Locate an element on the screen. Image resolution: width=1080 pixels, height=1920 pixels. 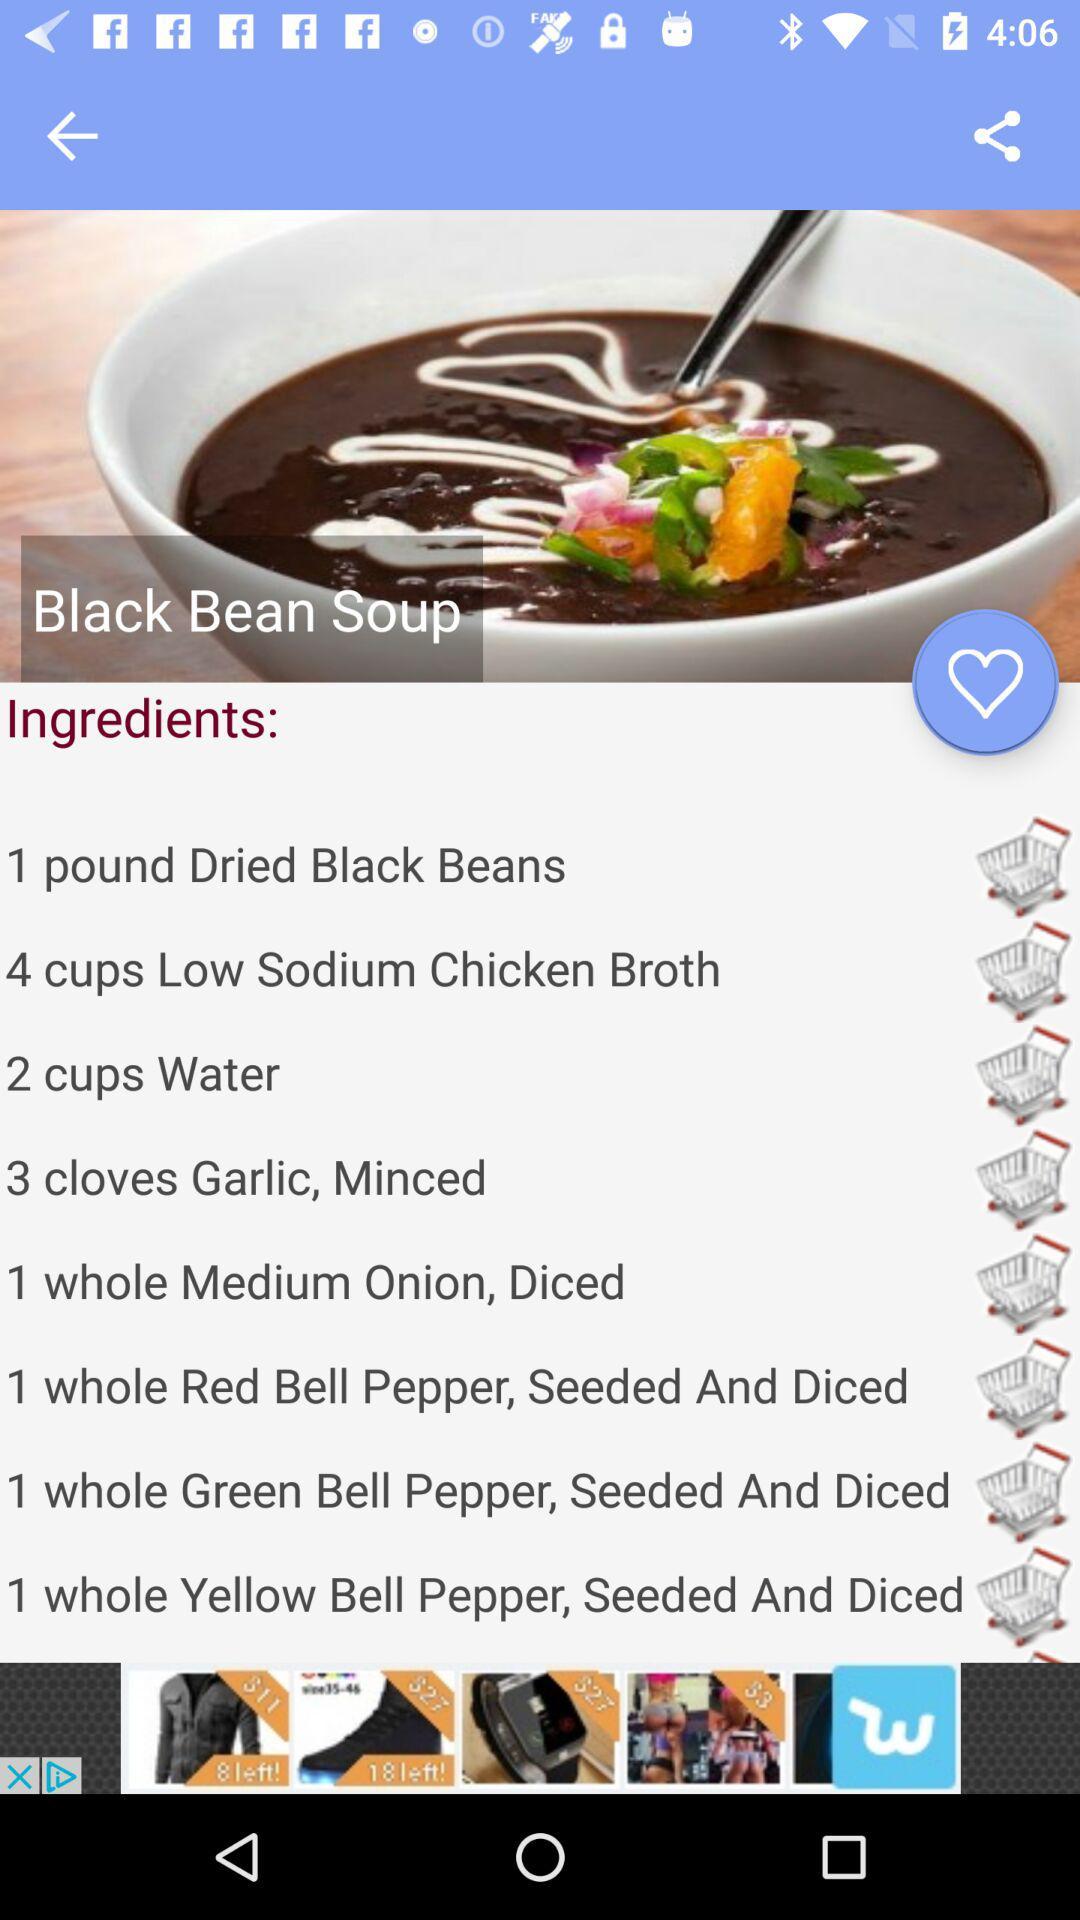
share this recipe is located at coordinates (997, 135).